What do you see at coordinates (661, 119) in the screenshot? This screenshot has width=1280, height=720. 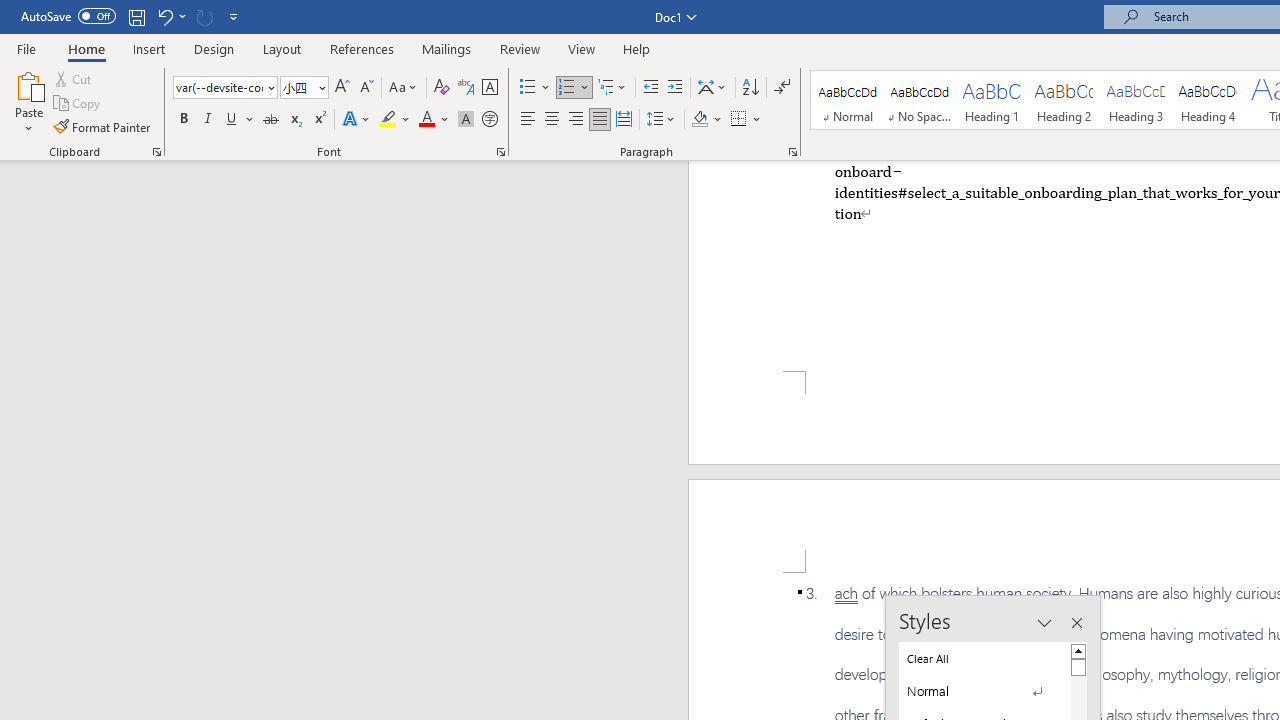 I see `'Line and Paragraph Spacing'` at bounding box center [661, 119].